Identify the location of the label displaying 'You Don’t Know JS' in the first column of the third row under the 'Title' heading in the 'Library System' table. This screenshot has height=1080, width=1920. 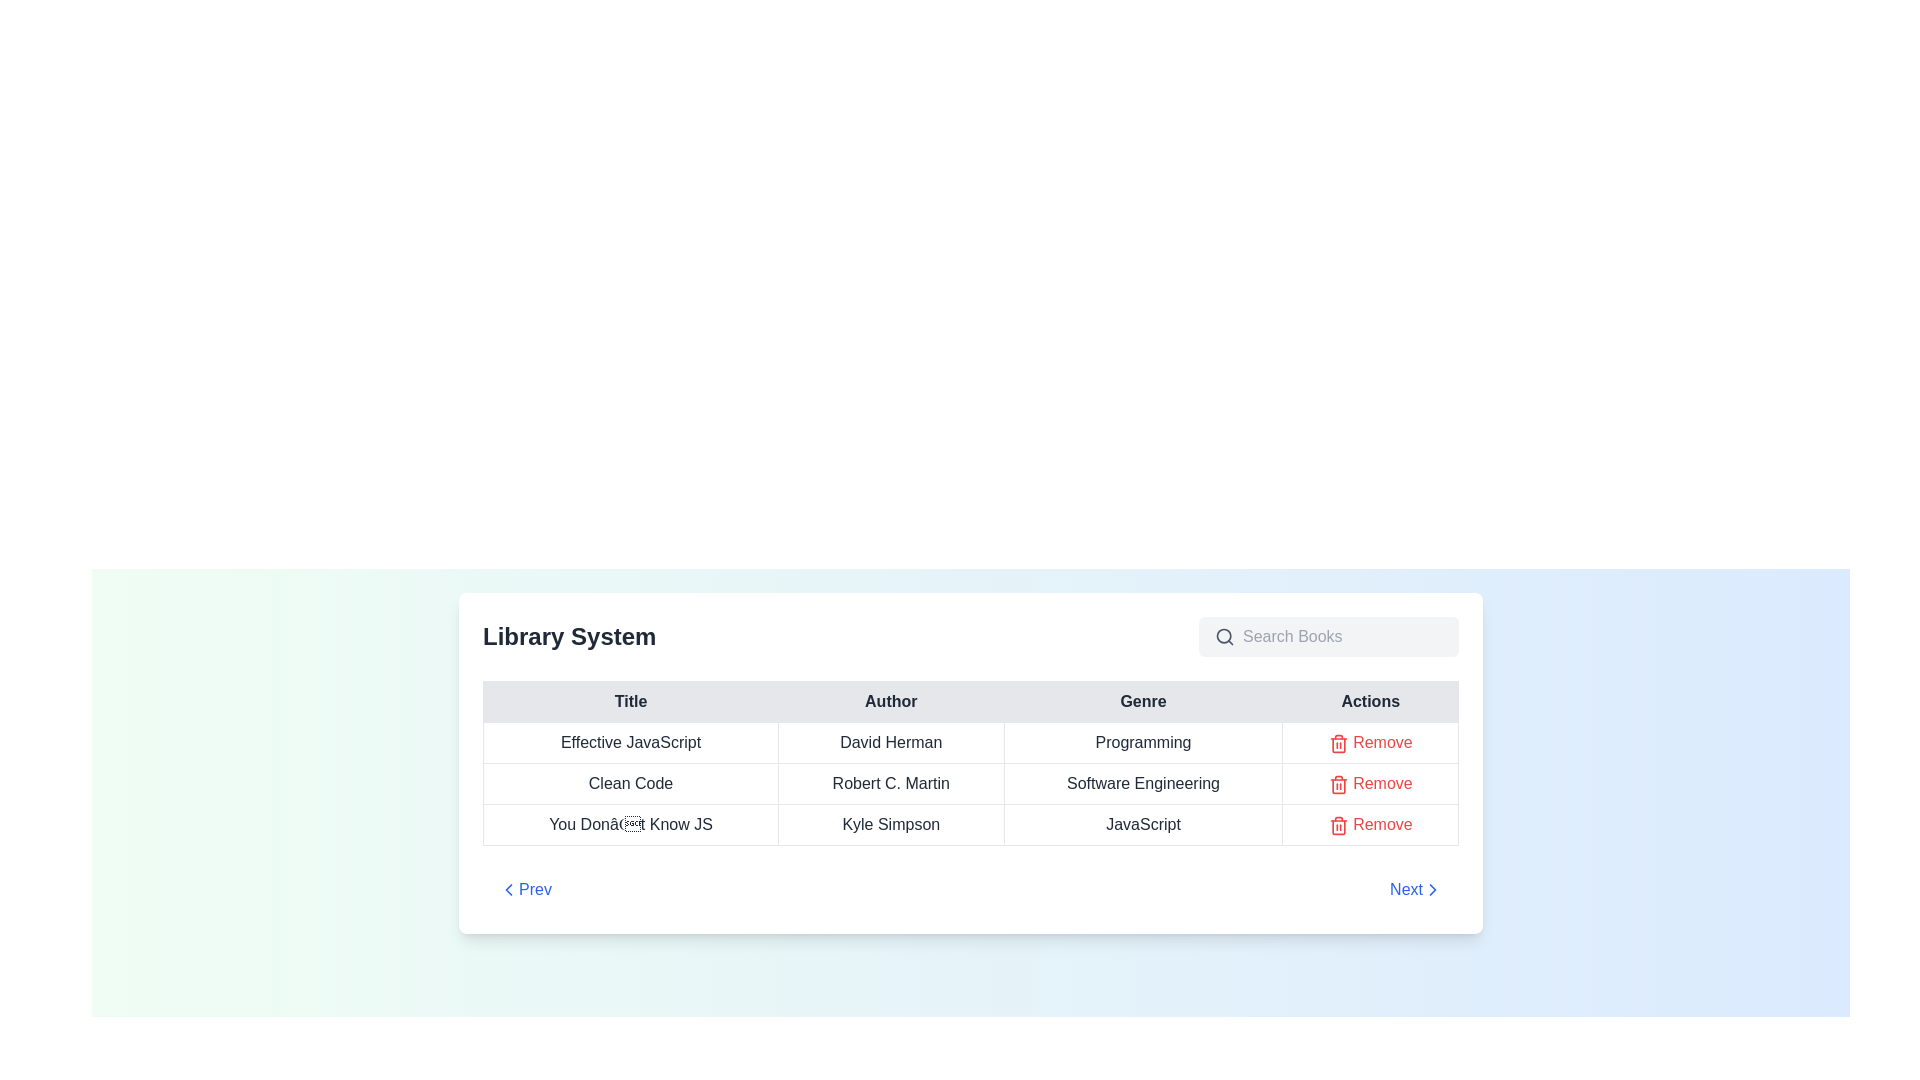
(630, 825).